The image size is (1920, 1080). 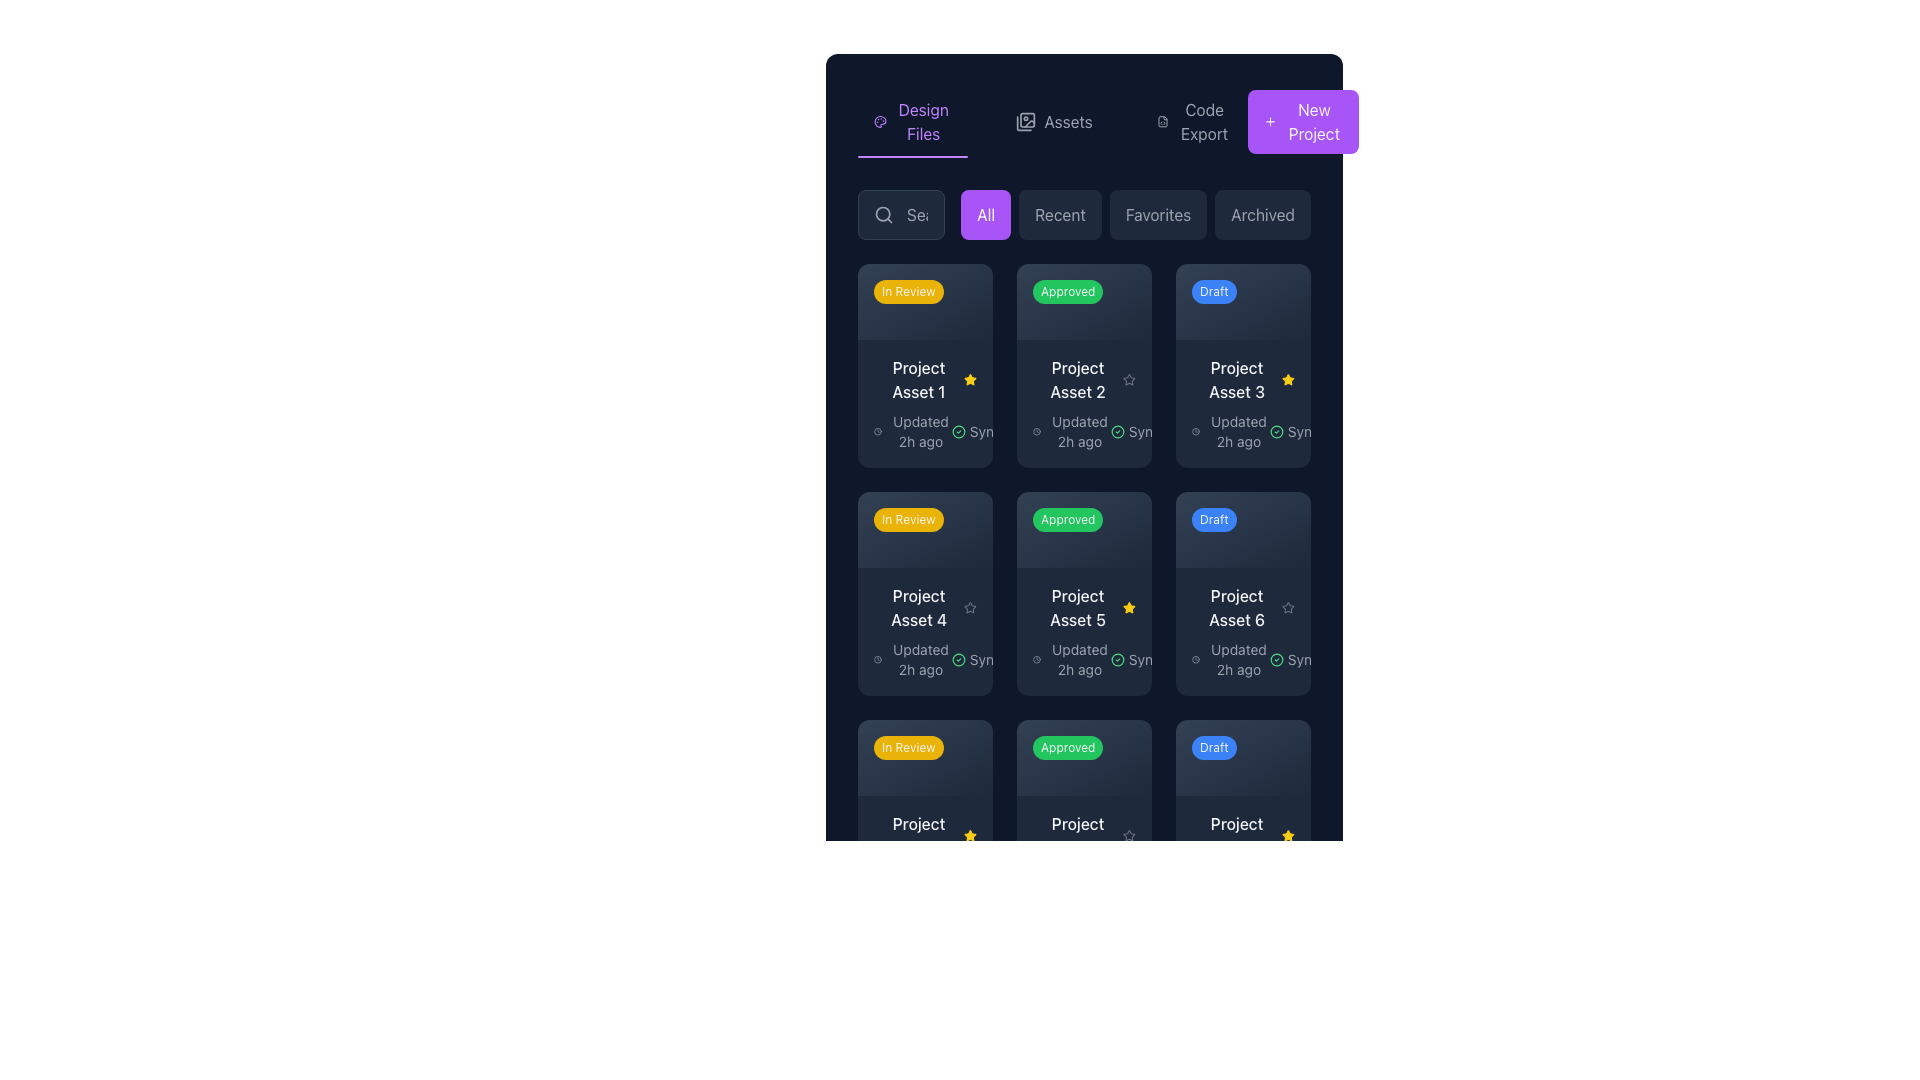 I want to click on the central circular component of the icon located in the 'Approved' section of the 'Project Asset 2' card, found in the first row, second column of the grid layout, so click(x=1116, y=430).